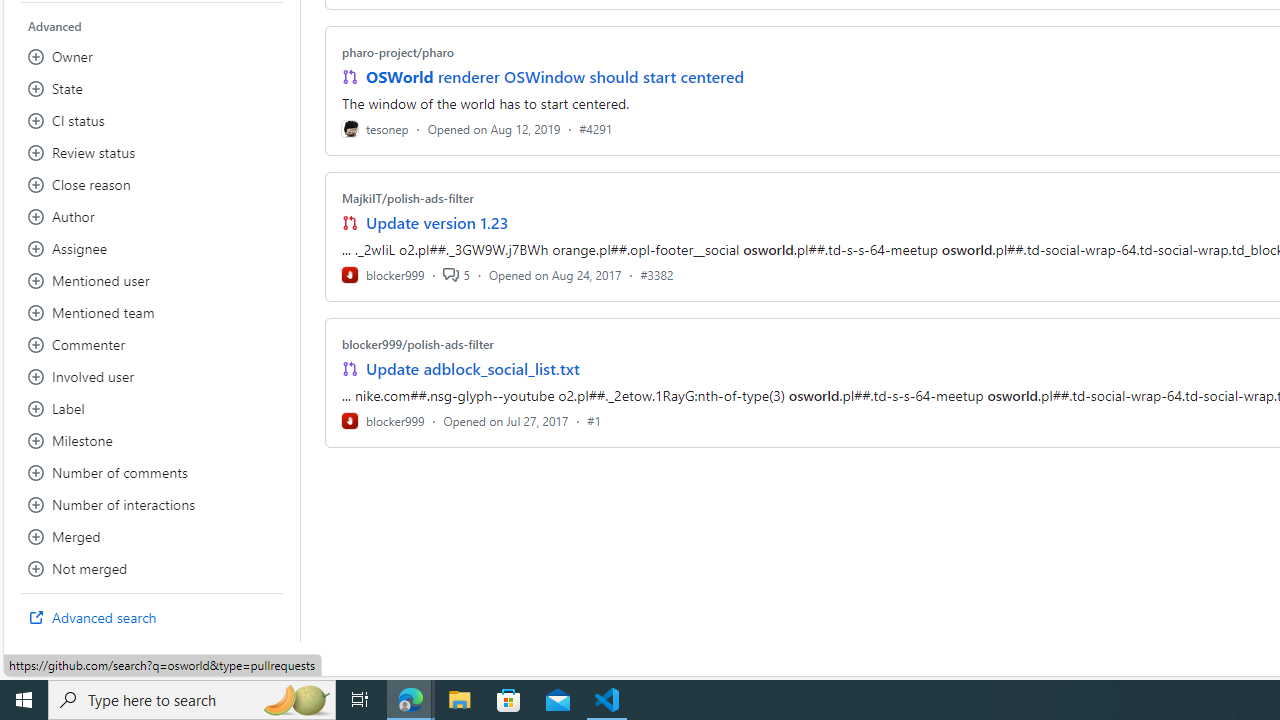  I want to click on 'Update version 1.23', so click(436, 222).